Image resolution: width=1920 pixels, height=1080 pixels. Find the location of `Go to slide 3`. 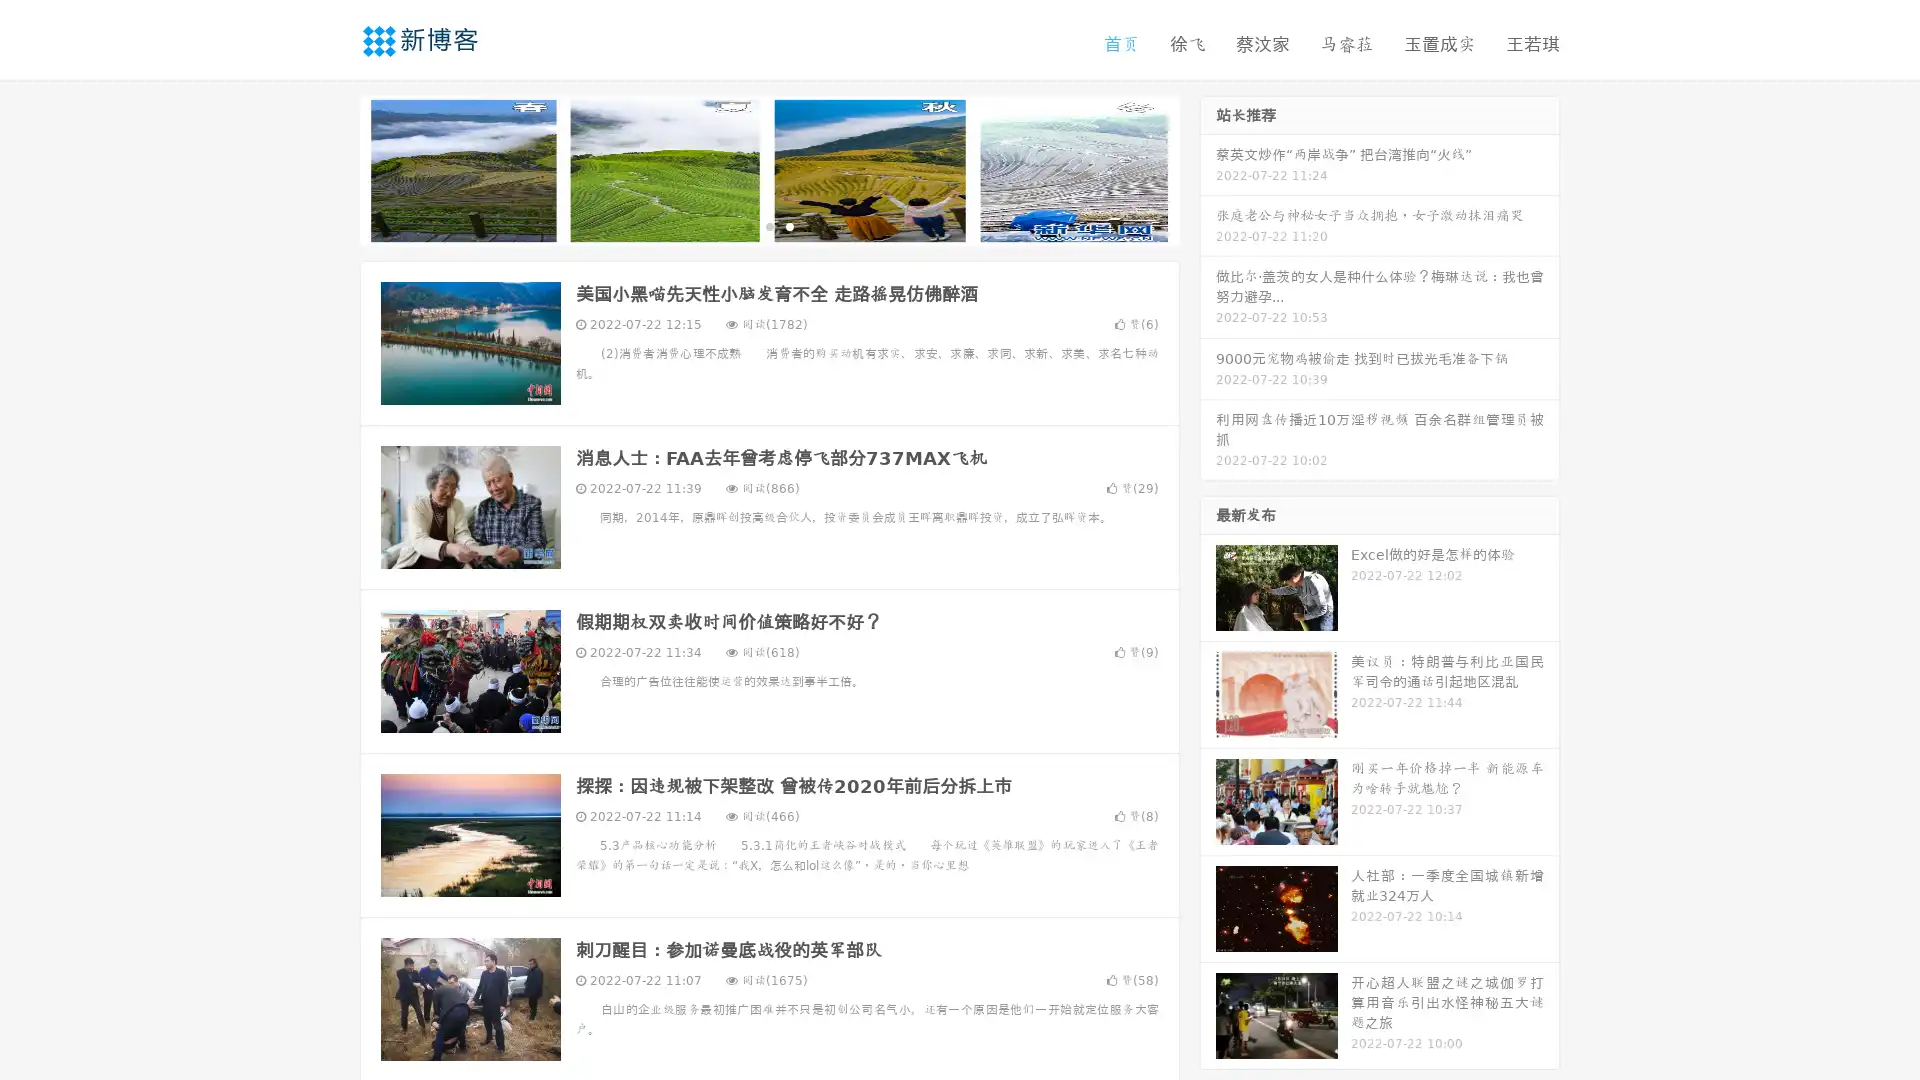

Go to slide 3 is located at coordinates (789, 225).